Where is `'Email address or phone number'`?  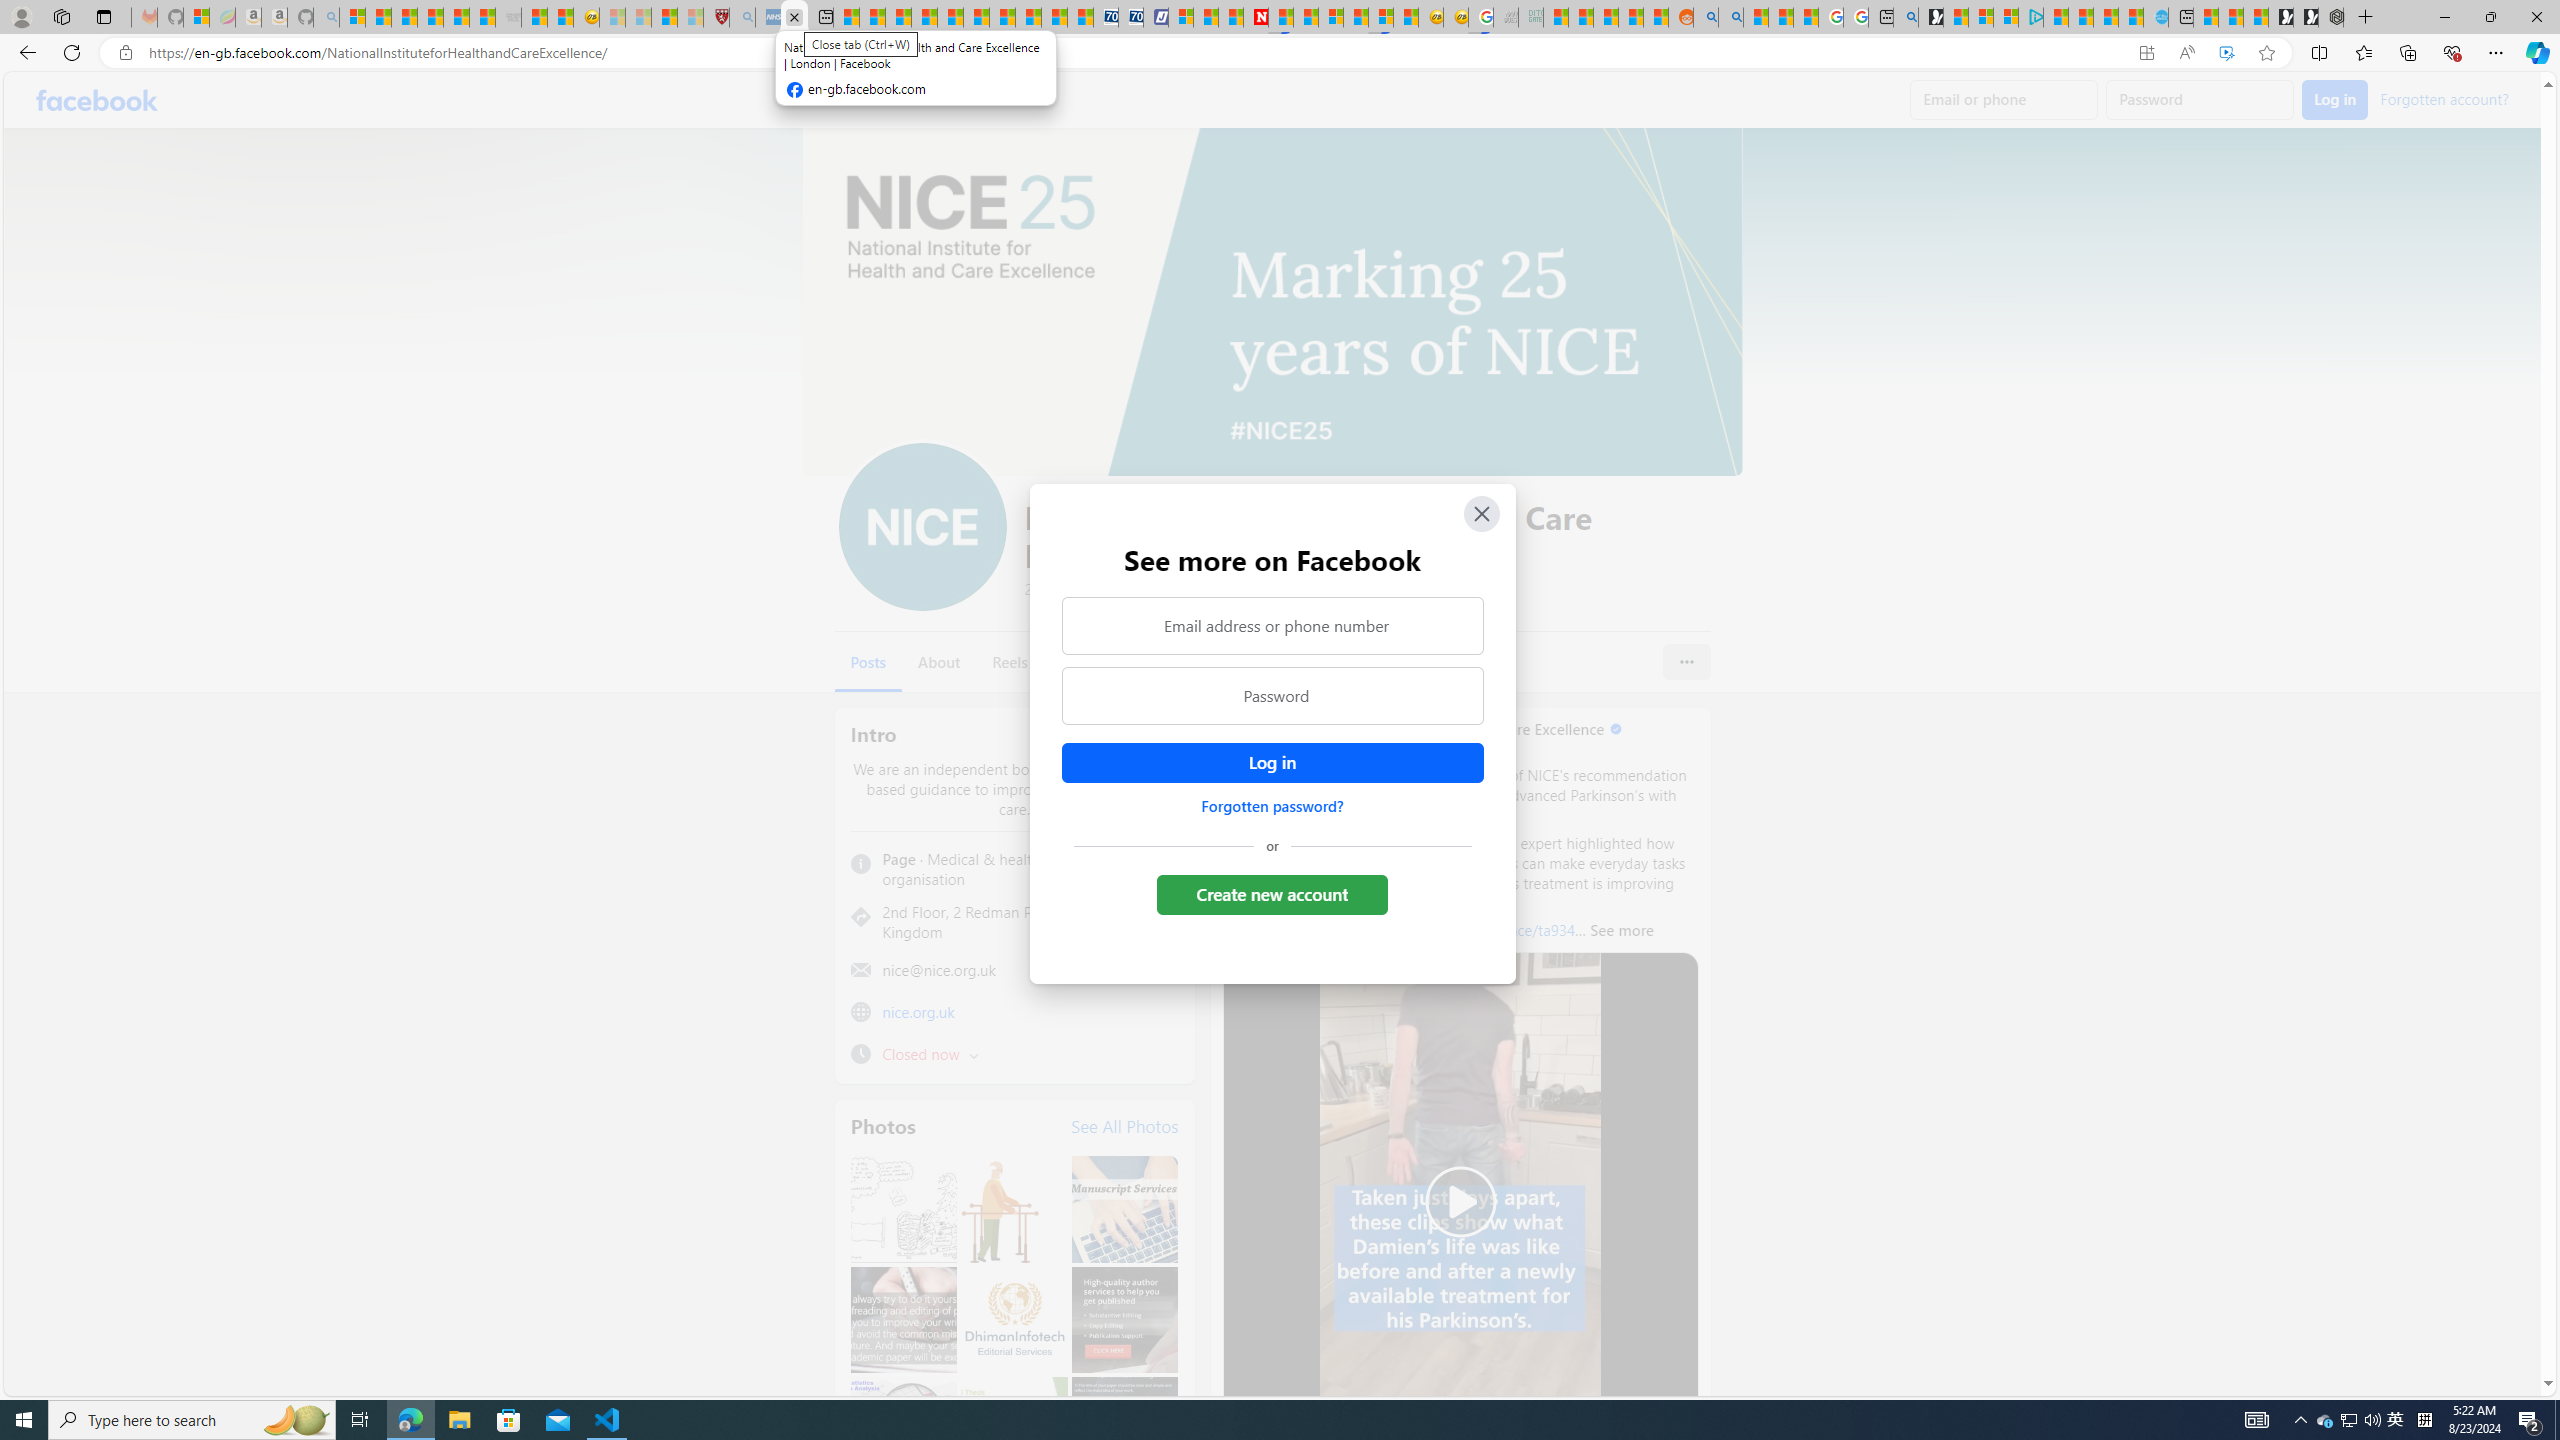 'Email address or phone number' is located at coordinates (1271, 624).